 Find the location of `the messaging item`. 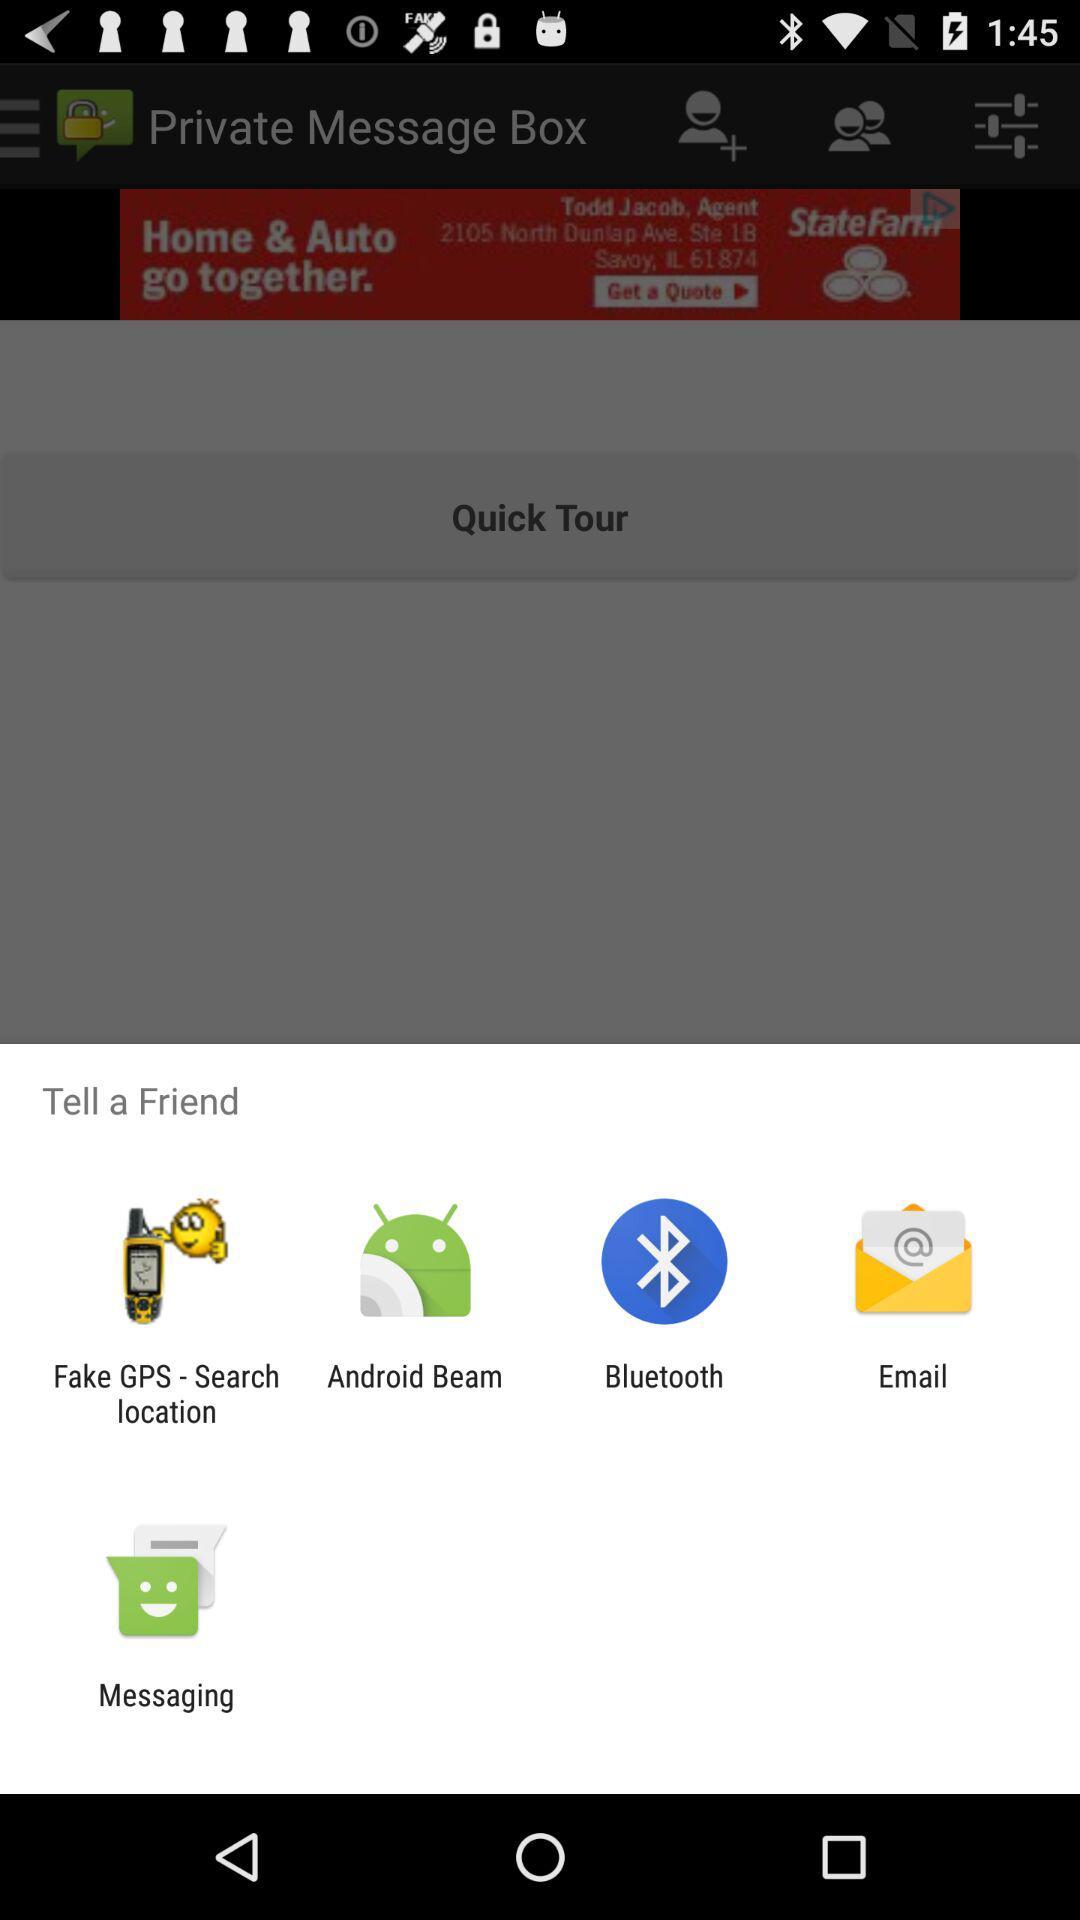

the messaging item is located at coordinates (165, 1711).